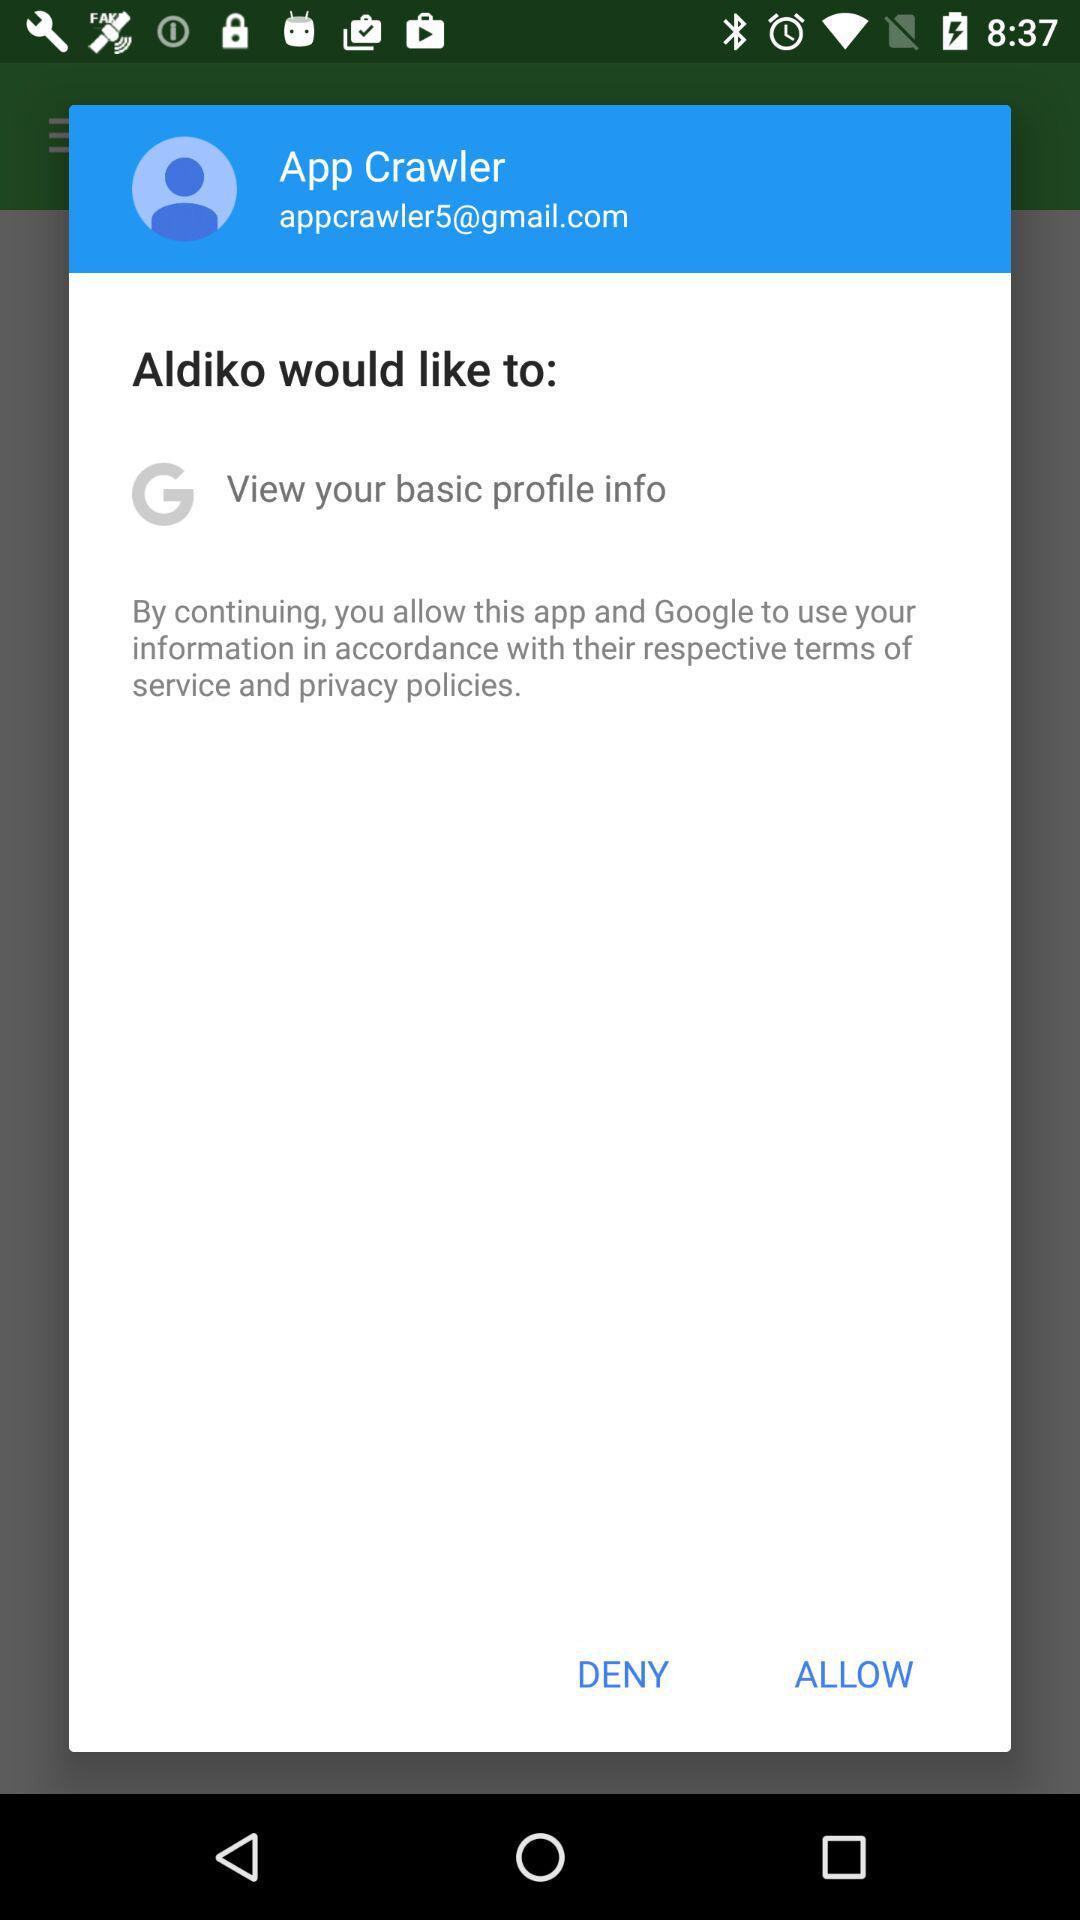 This screenshot has height=1920, width=1080. I want to click on the icon above the by continuing you item, so click(445, 487).